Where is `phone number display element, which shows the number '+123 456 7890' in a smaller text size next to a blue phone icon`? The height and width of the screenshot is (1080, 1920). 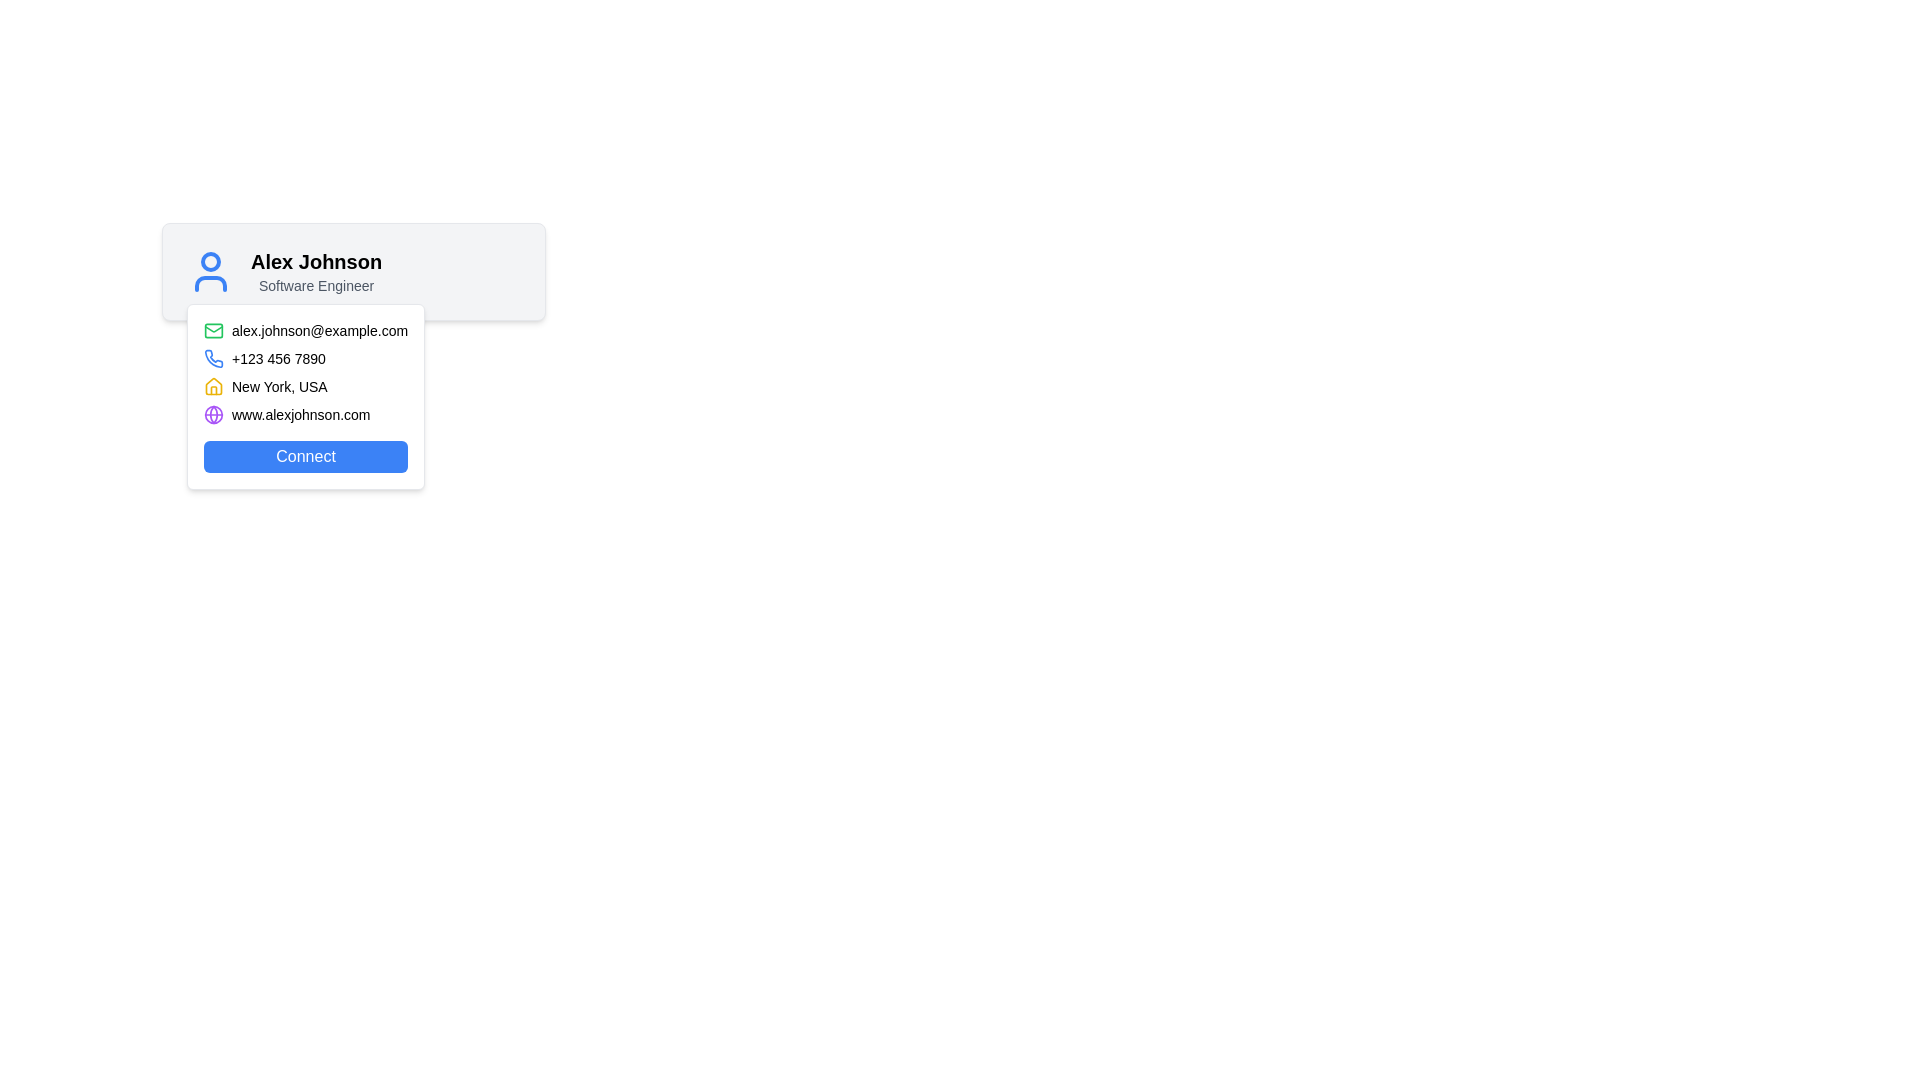 phone number display element, which shows the number '+123 456 7890' in a smaller text size next to a blue phone icon is located at coordinates (277, 357).